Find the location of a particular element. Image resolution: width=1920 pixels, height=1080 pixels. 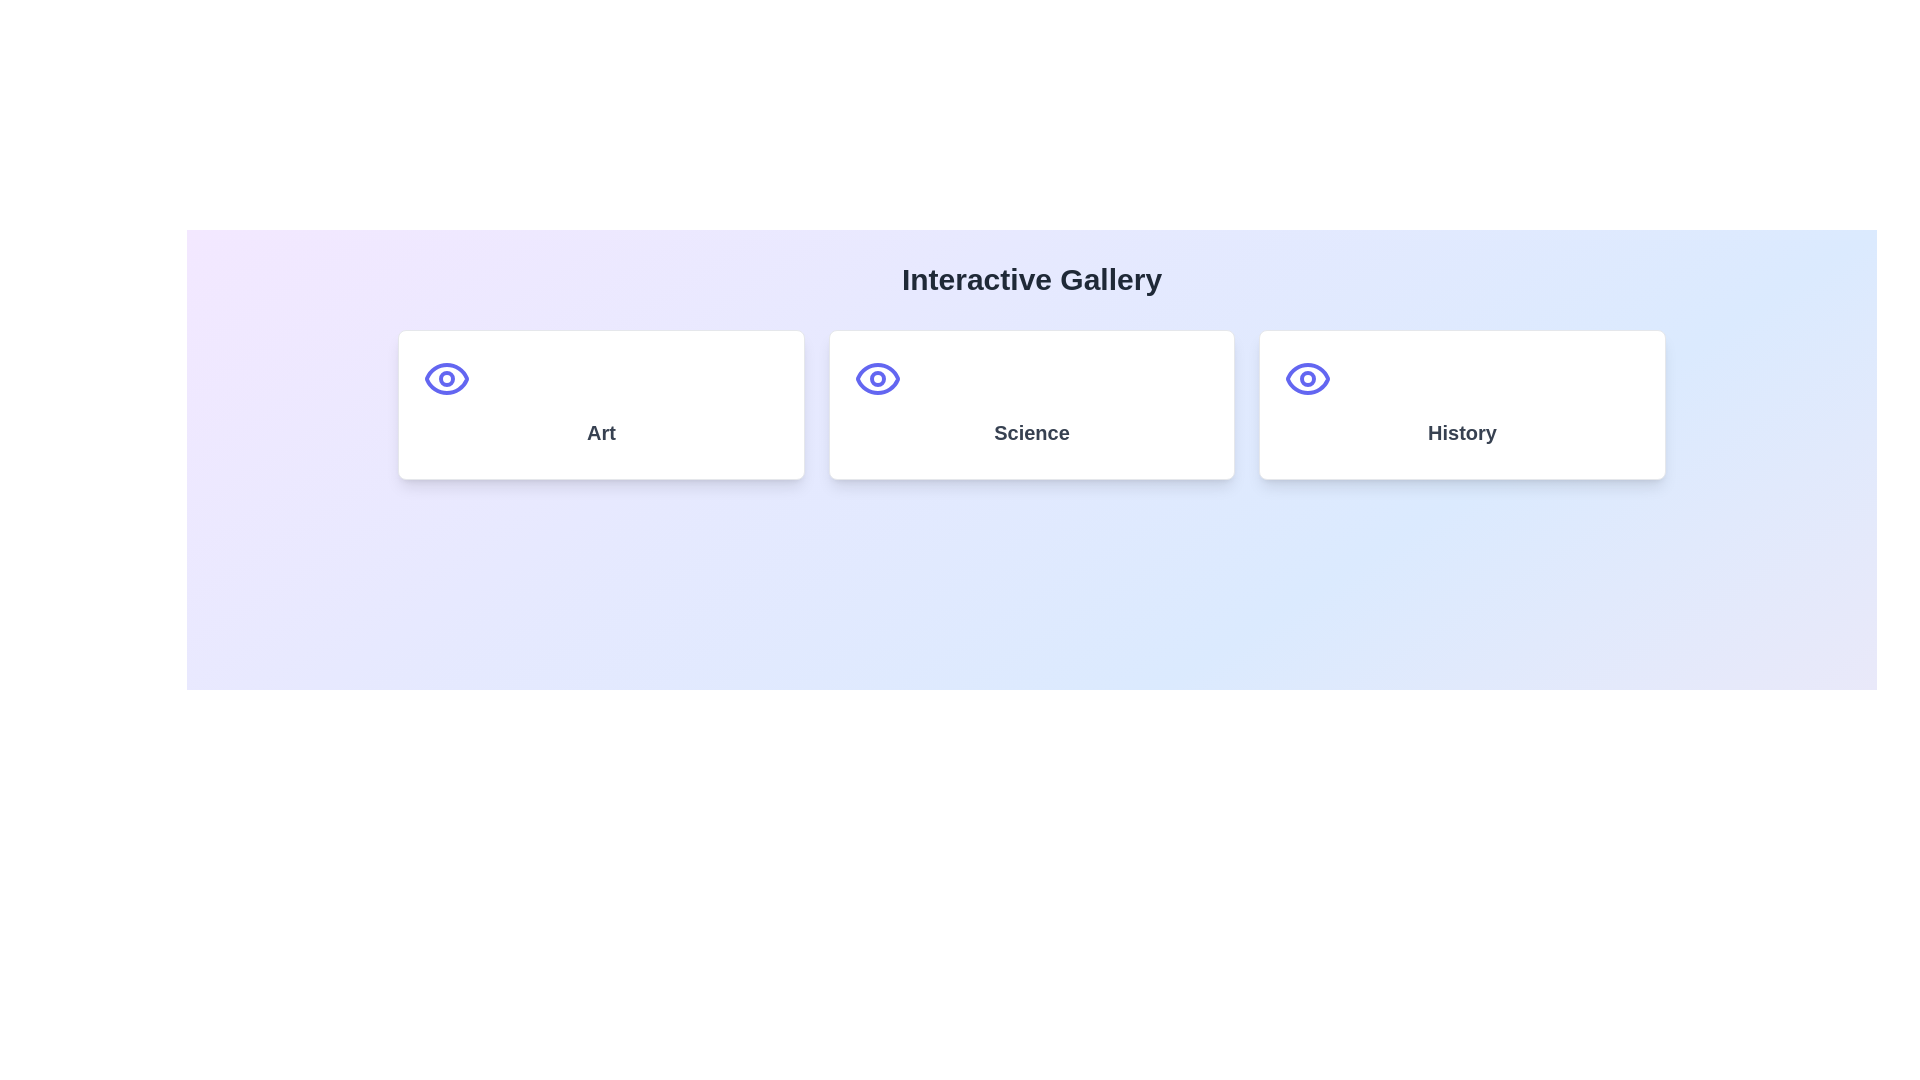

the text label displaying the word 'Art', which is styled with a bold font and dark gray color, located centrally in the first card of a series of three cards is located at coordinates (600, 431).